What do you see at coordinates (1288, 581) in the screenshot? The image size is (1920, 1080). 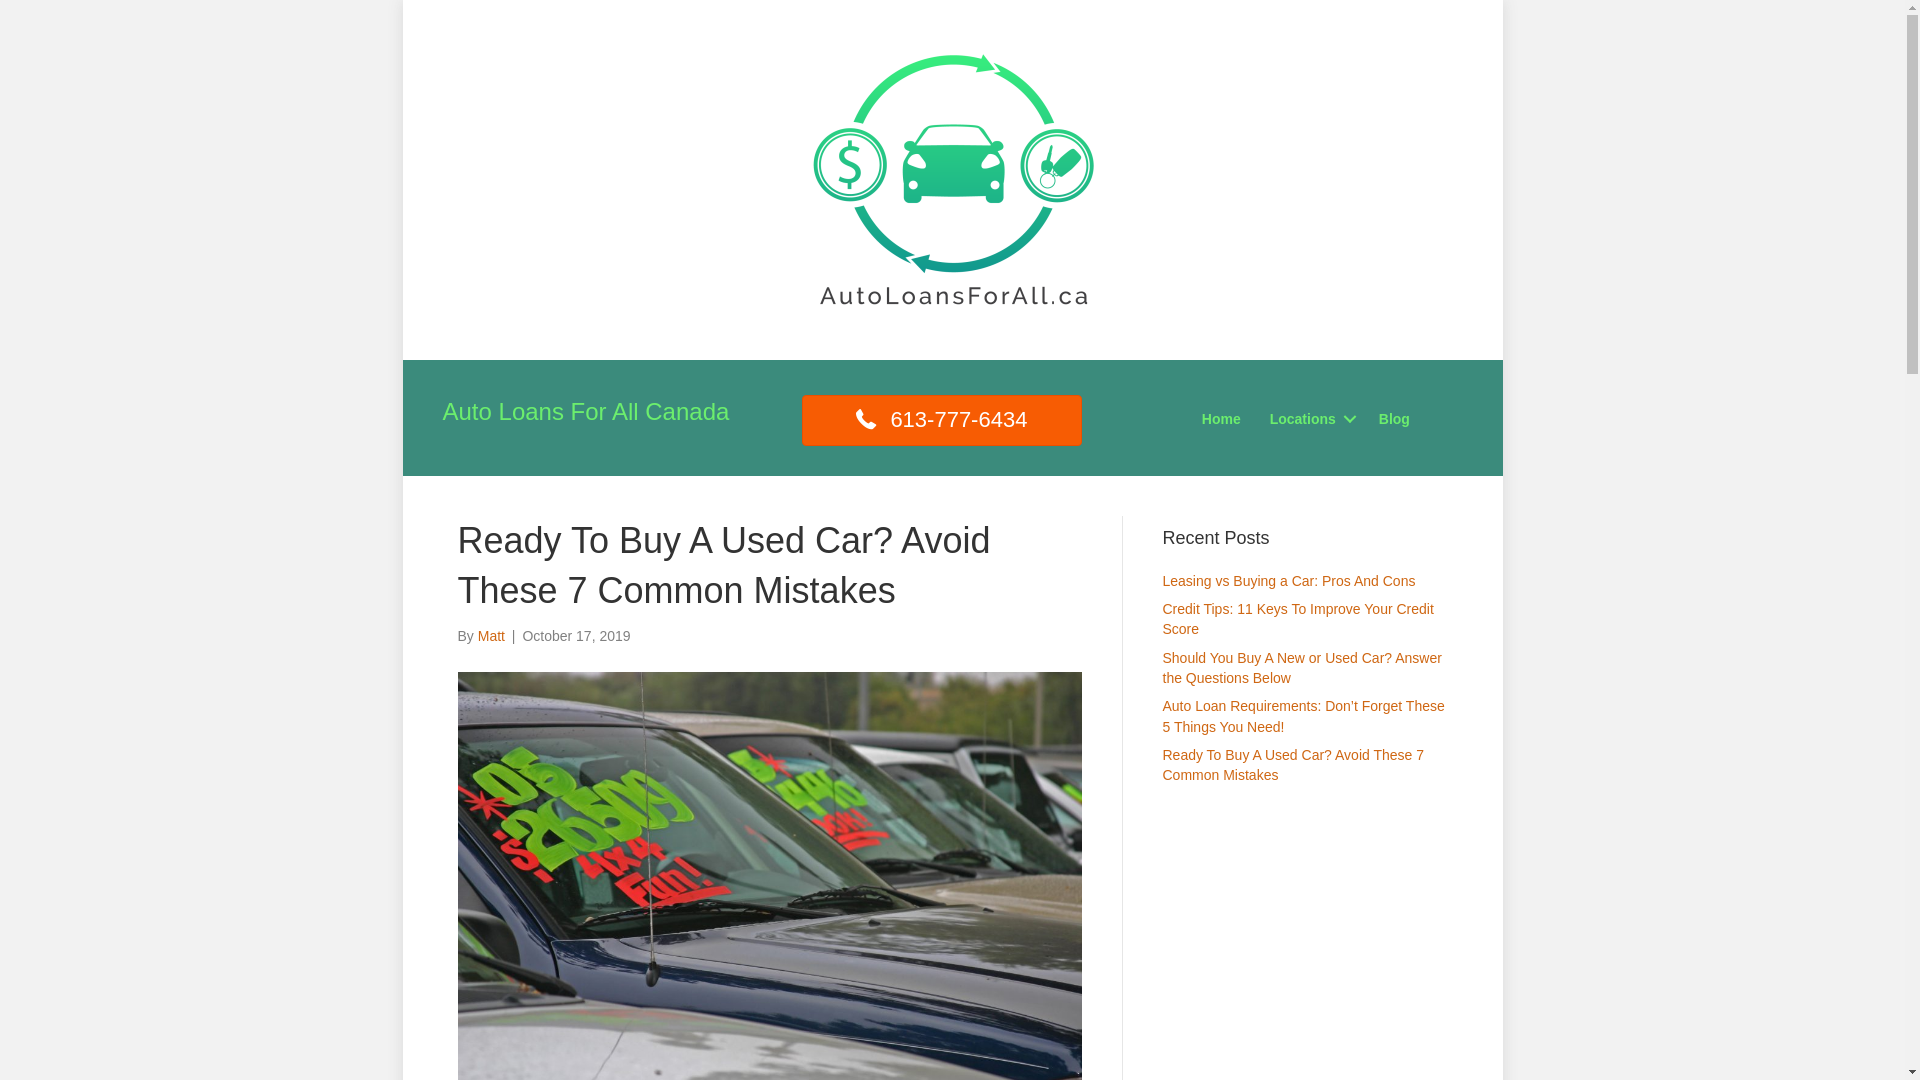 I see `'Leasing vs Buying a Car: Pros And Cons'` at bounding box center [1288, 581].